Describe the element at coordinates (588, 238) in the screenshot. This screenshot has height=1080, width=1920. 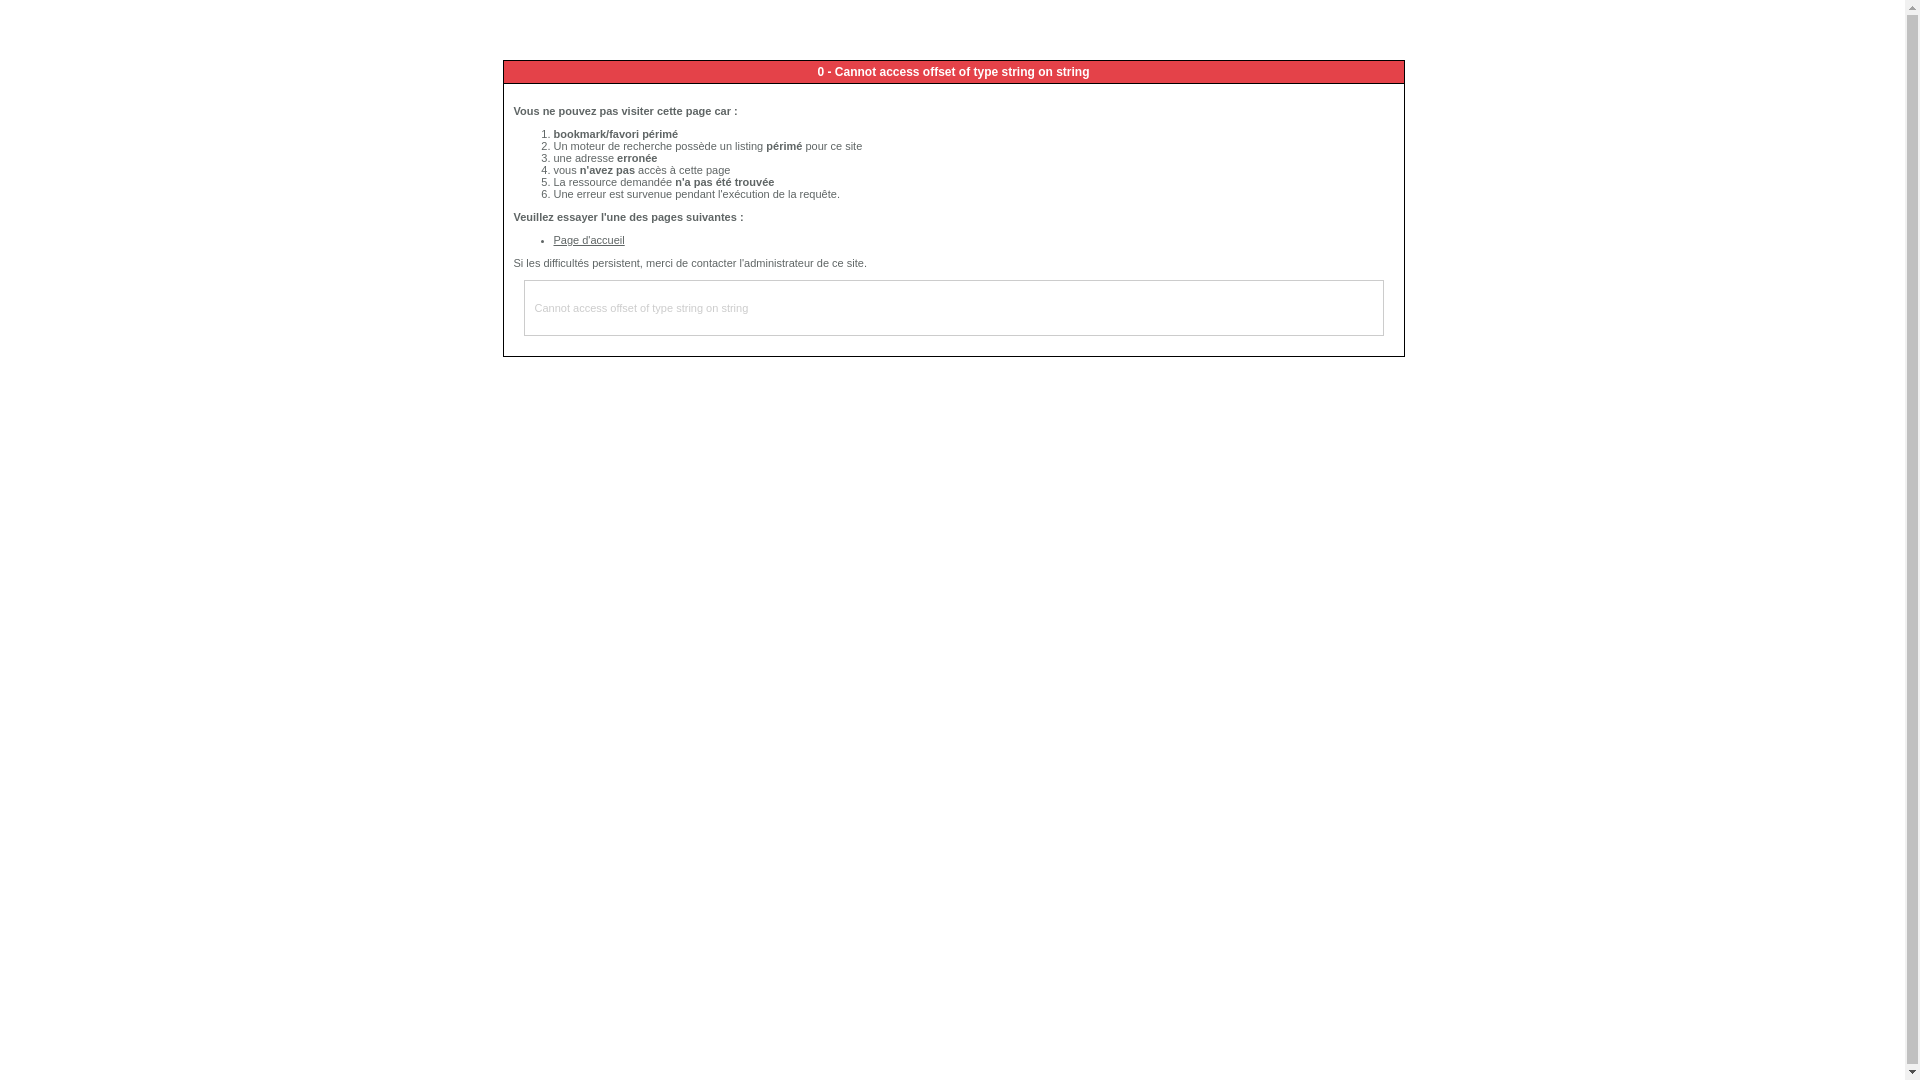
I see `'Page d'accueil'` at that location.